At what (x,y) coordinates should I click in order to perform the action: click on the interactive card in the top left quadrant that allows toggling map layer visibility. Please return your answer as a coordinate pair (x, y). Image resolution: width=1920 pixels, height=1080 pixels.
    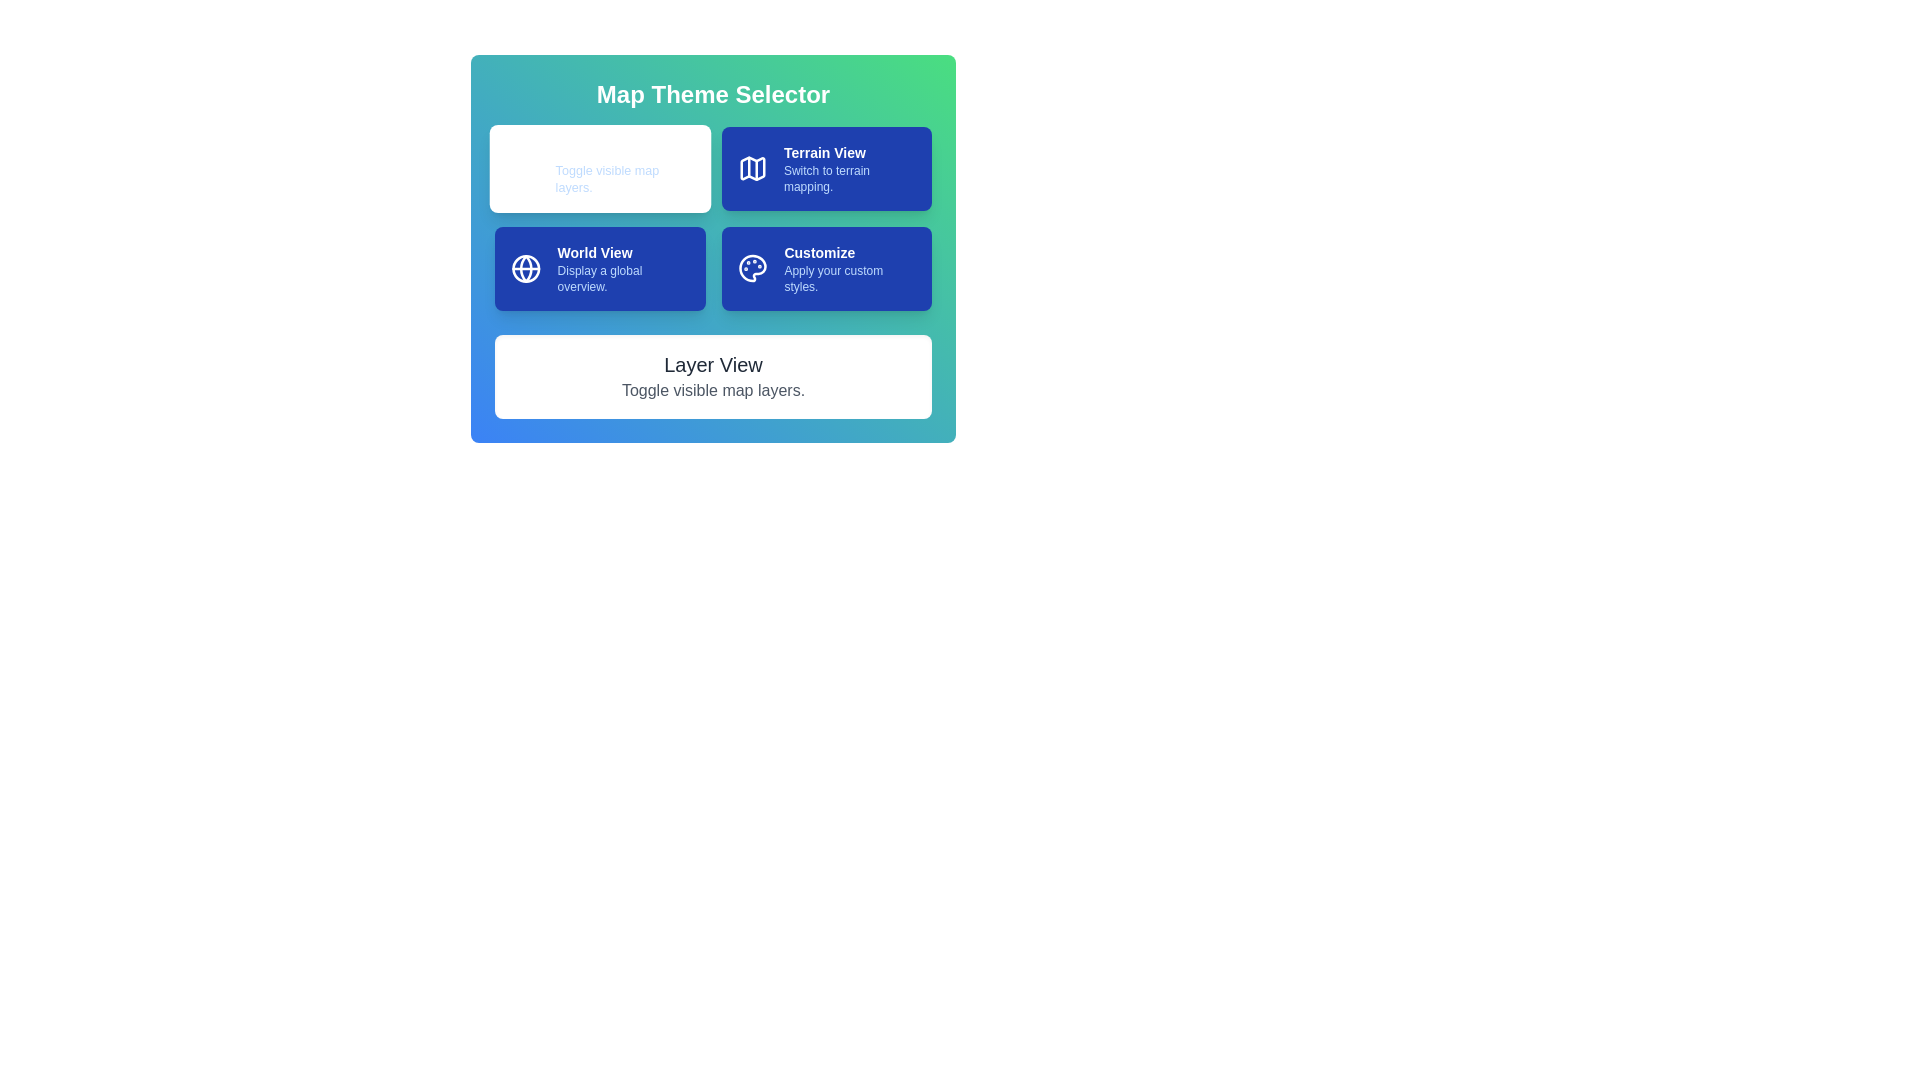
    Looking at the image, I should click on (599, 168).